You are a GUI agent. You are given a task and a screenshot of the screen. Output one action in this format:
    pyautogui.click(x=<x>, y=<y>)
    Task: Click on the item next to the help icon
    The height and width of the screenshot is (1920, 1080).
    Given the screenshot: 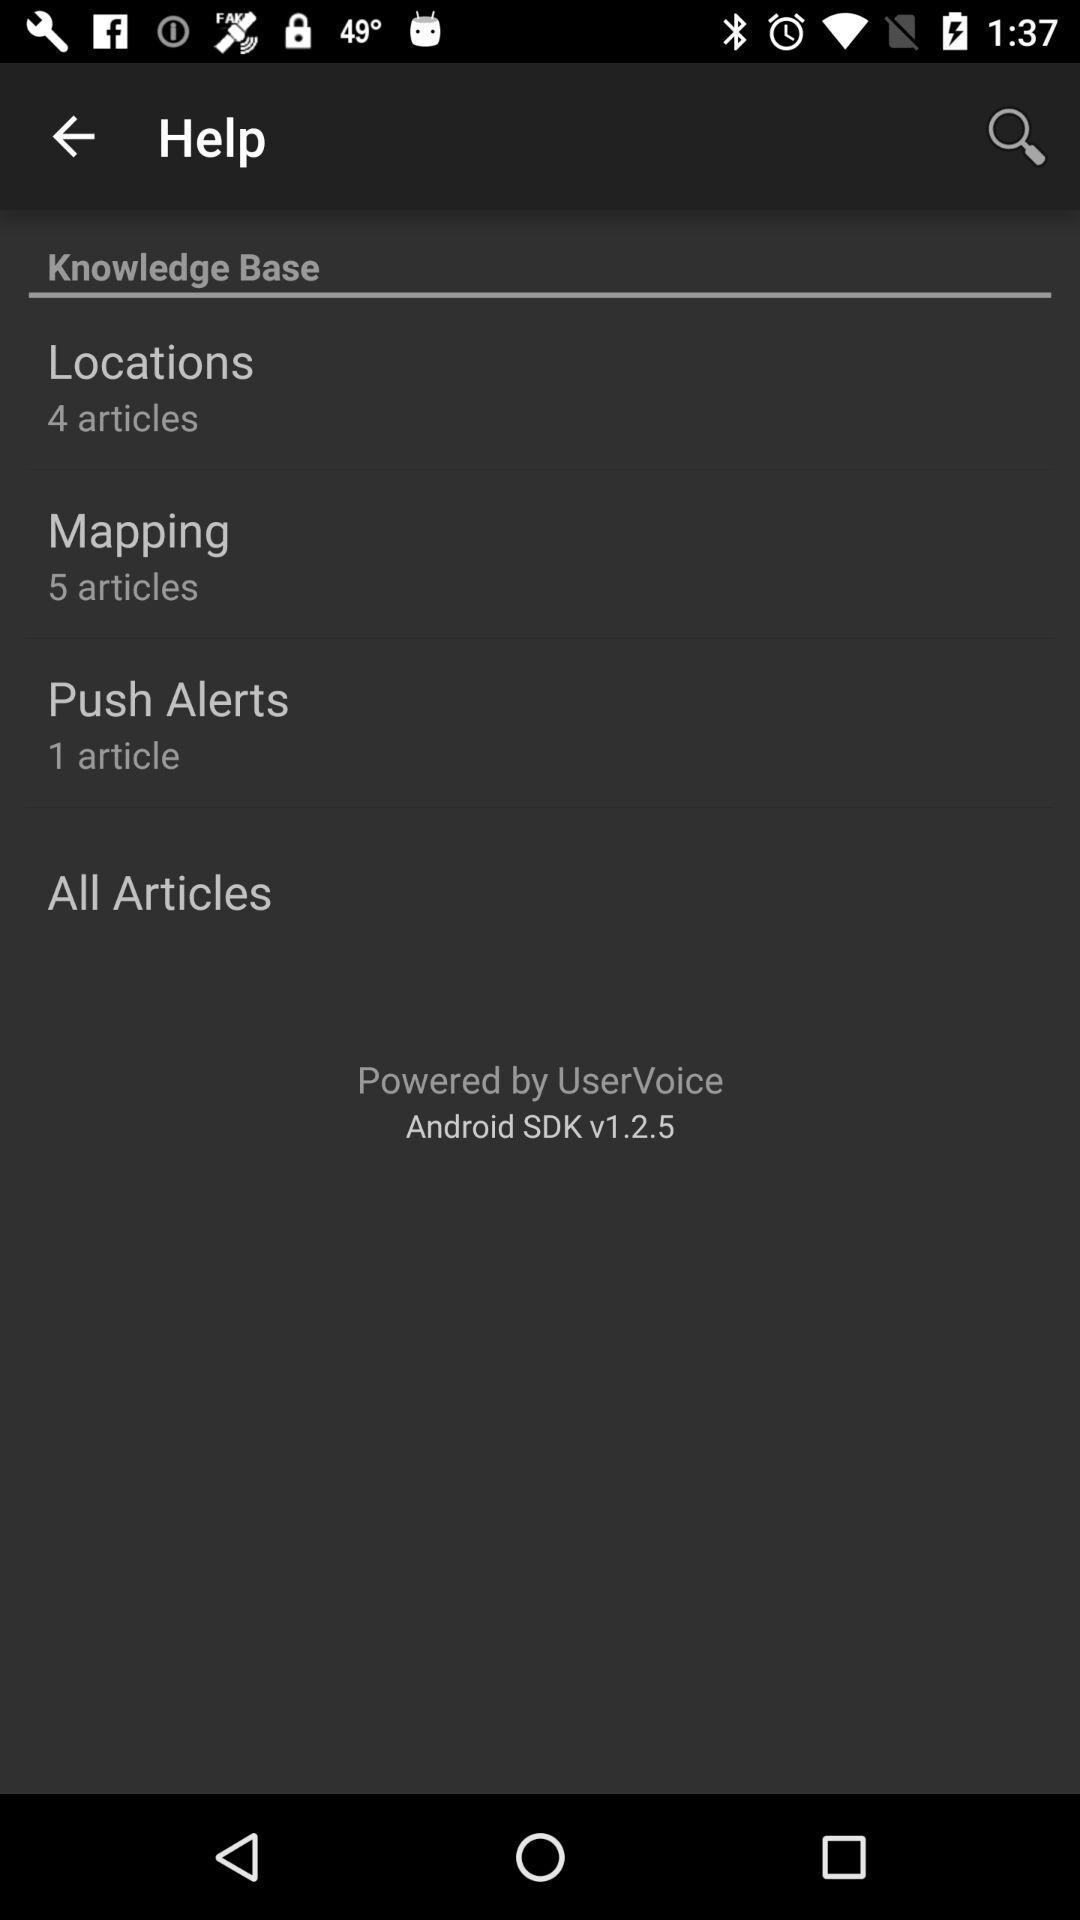 What is the action you would take?
    pyautogui.click(x=1017, y=135)
    